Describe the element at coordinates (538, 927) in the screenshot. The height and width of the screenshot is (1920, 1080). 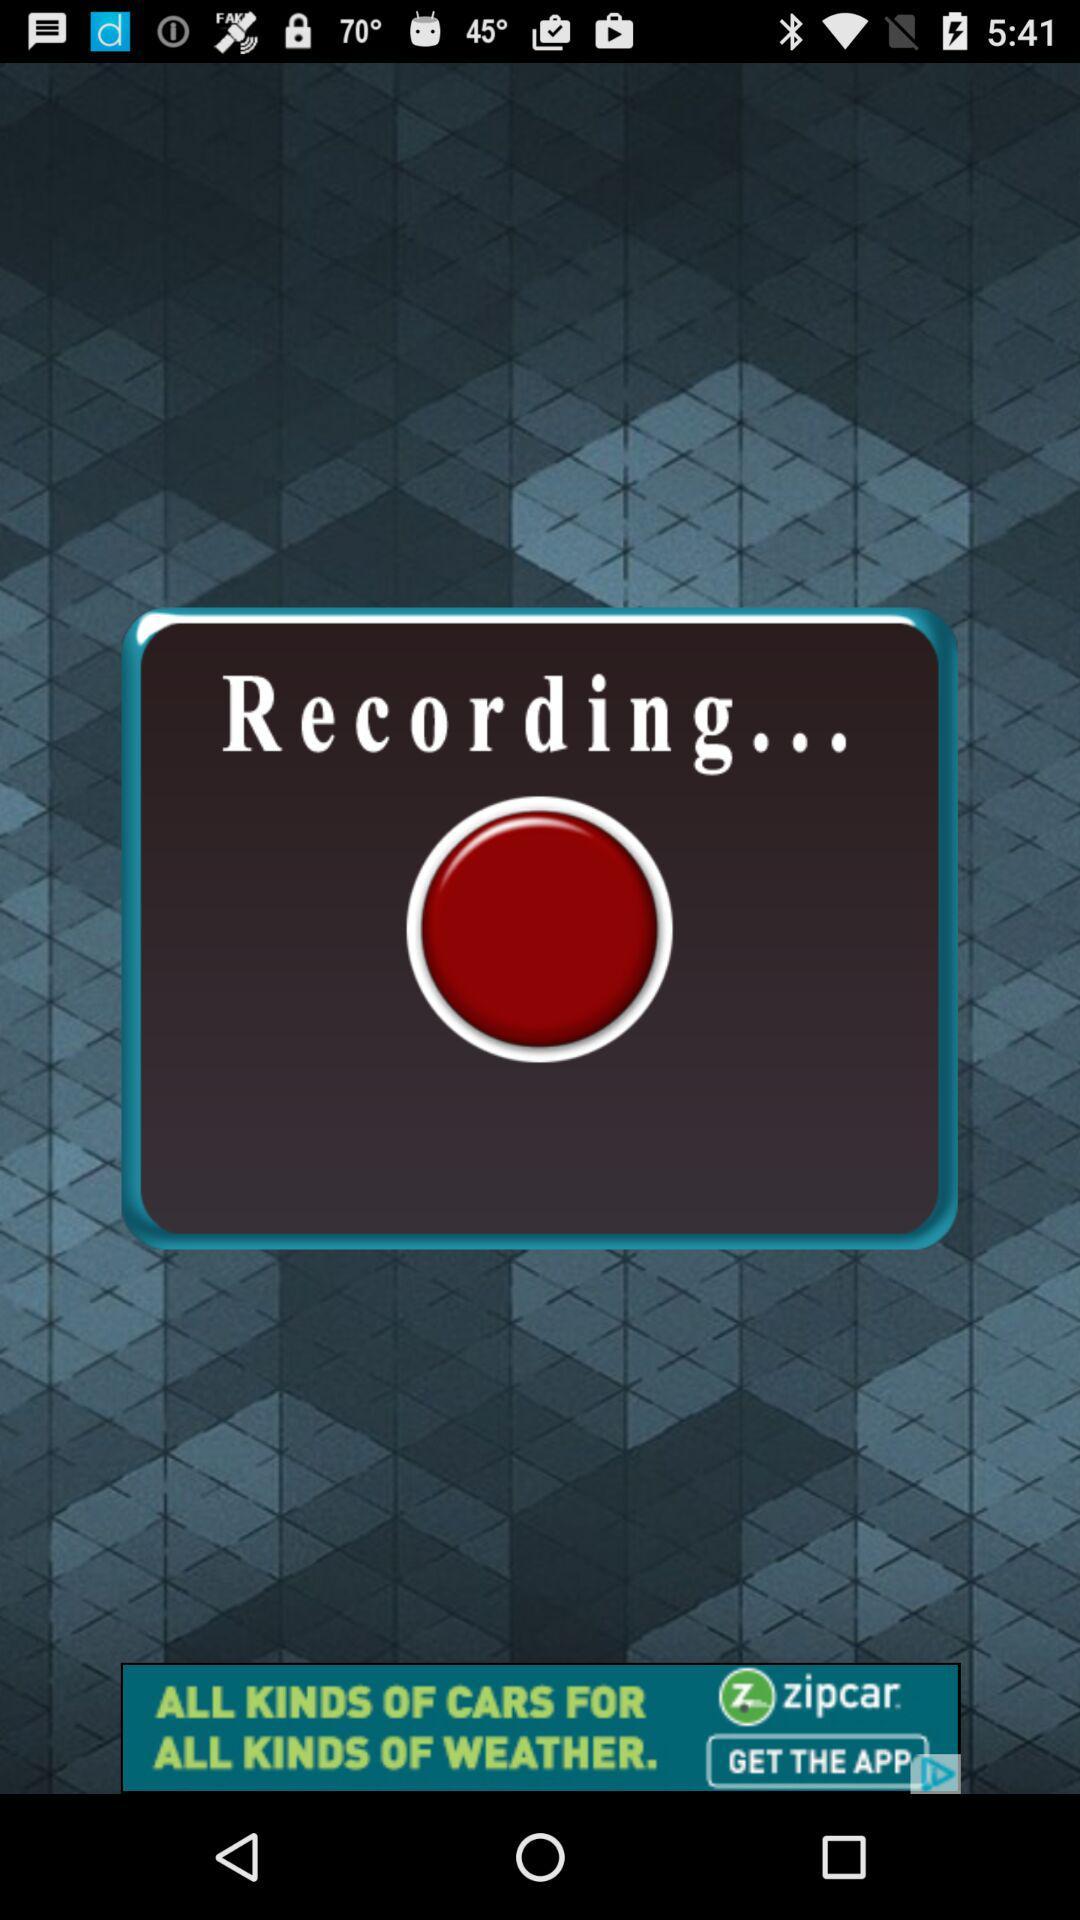
I see `stop recording` at that location.